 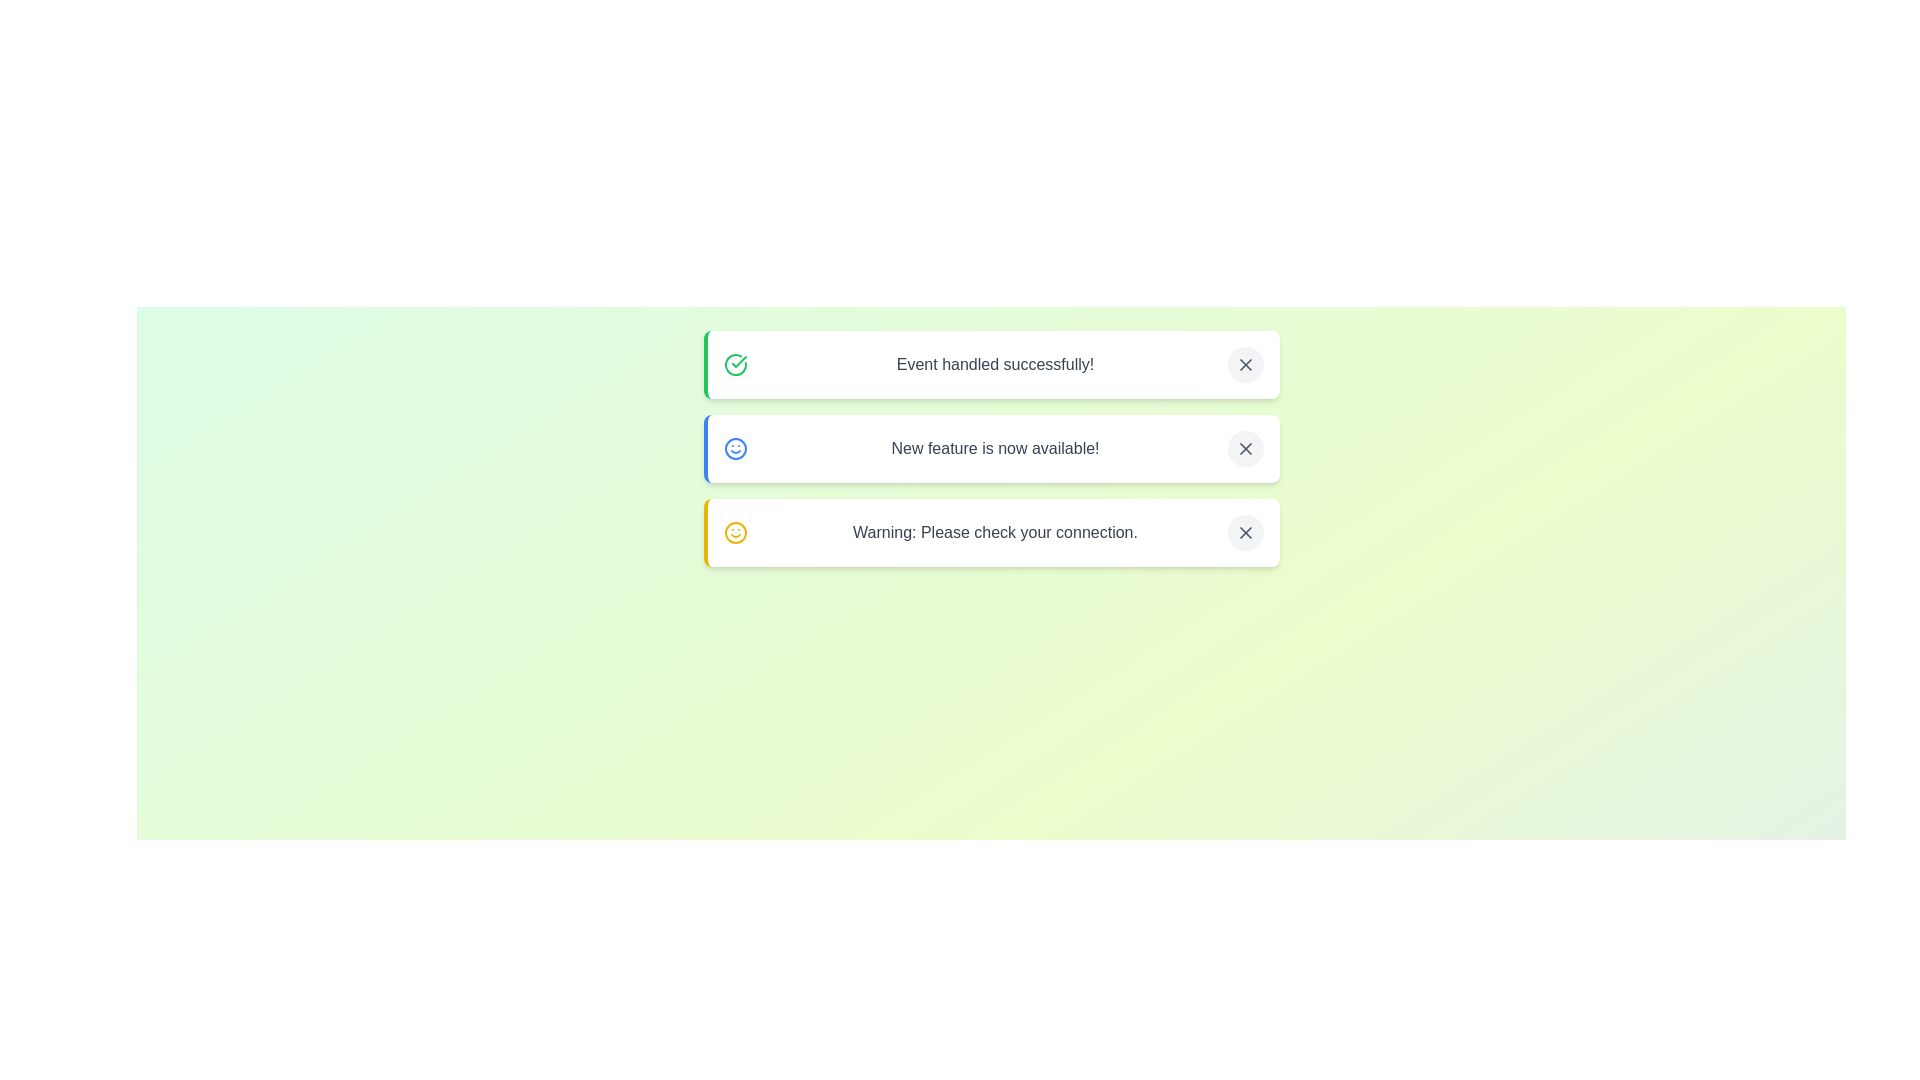 I want to click on the close icon button located at the top-right corner of the notification card that contains the message 'New feature is now available!', so click(x=1244, y=447).